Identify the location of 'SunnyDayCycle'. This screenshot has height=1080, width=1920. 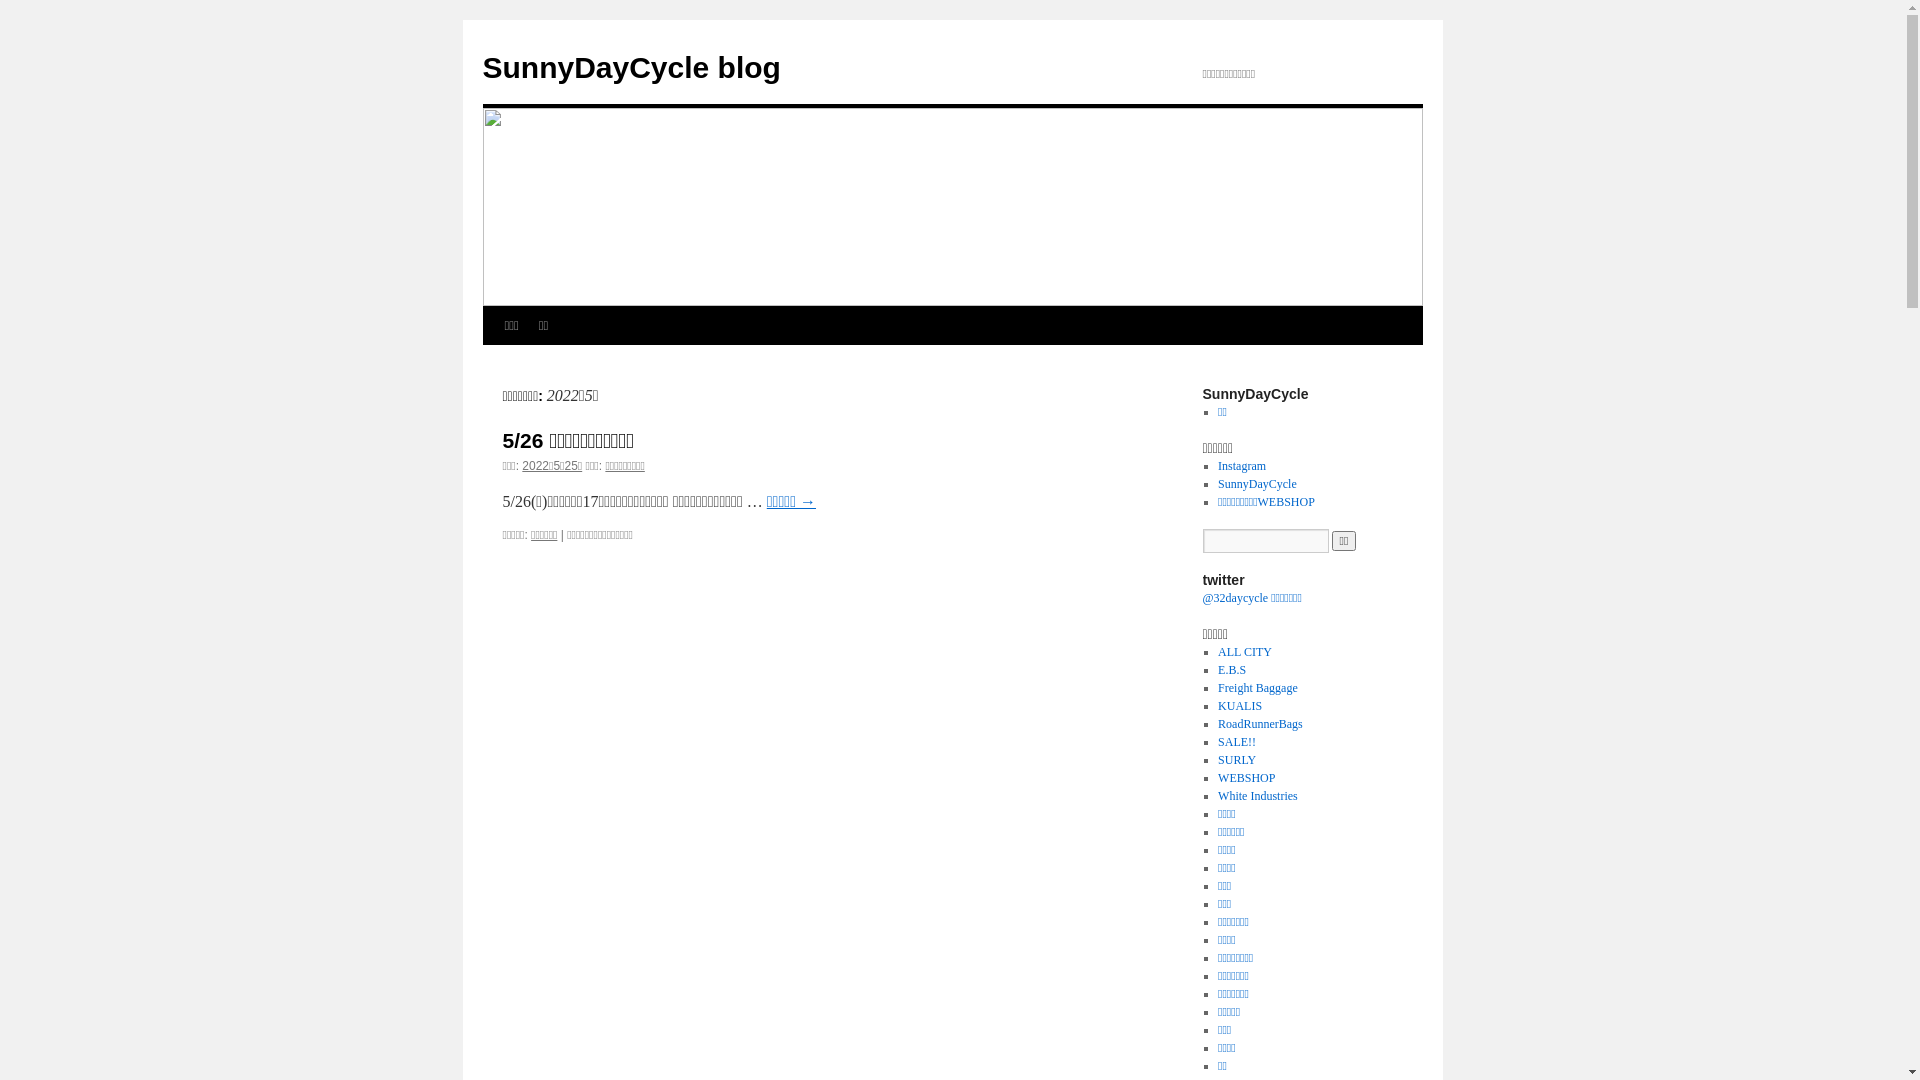
(1256, 483).